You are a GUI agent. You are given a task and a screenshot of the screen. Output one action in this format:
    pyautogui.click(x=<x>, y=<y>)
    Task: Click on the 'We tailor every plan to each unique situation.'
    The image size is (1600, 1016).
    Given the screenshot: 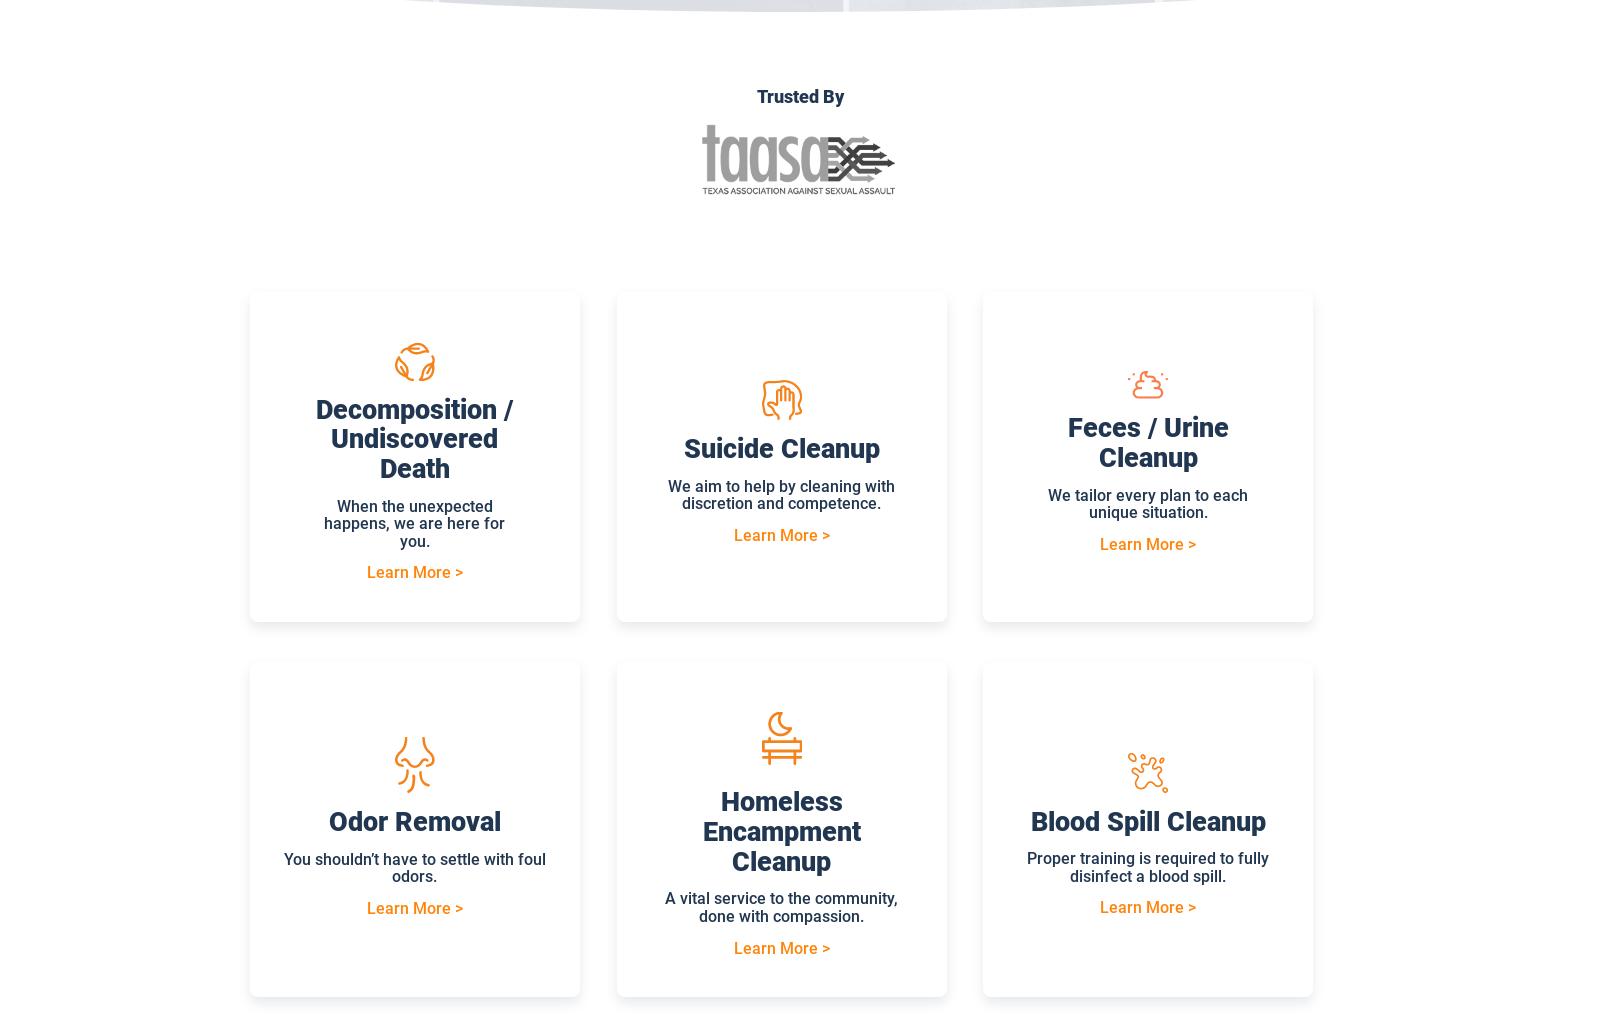 What is the action you would take?
    pyautogui.click(x=1148, y=503)
    